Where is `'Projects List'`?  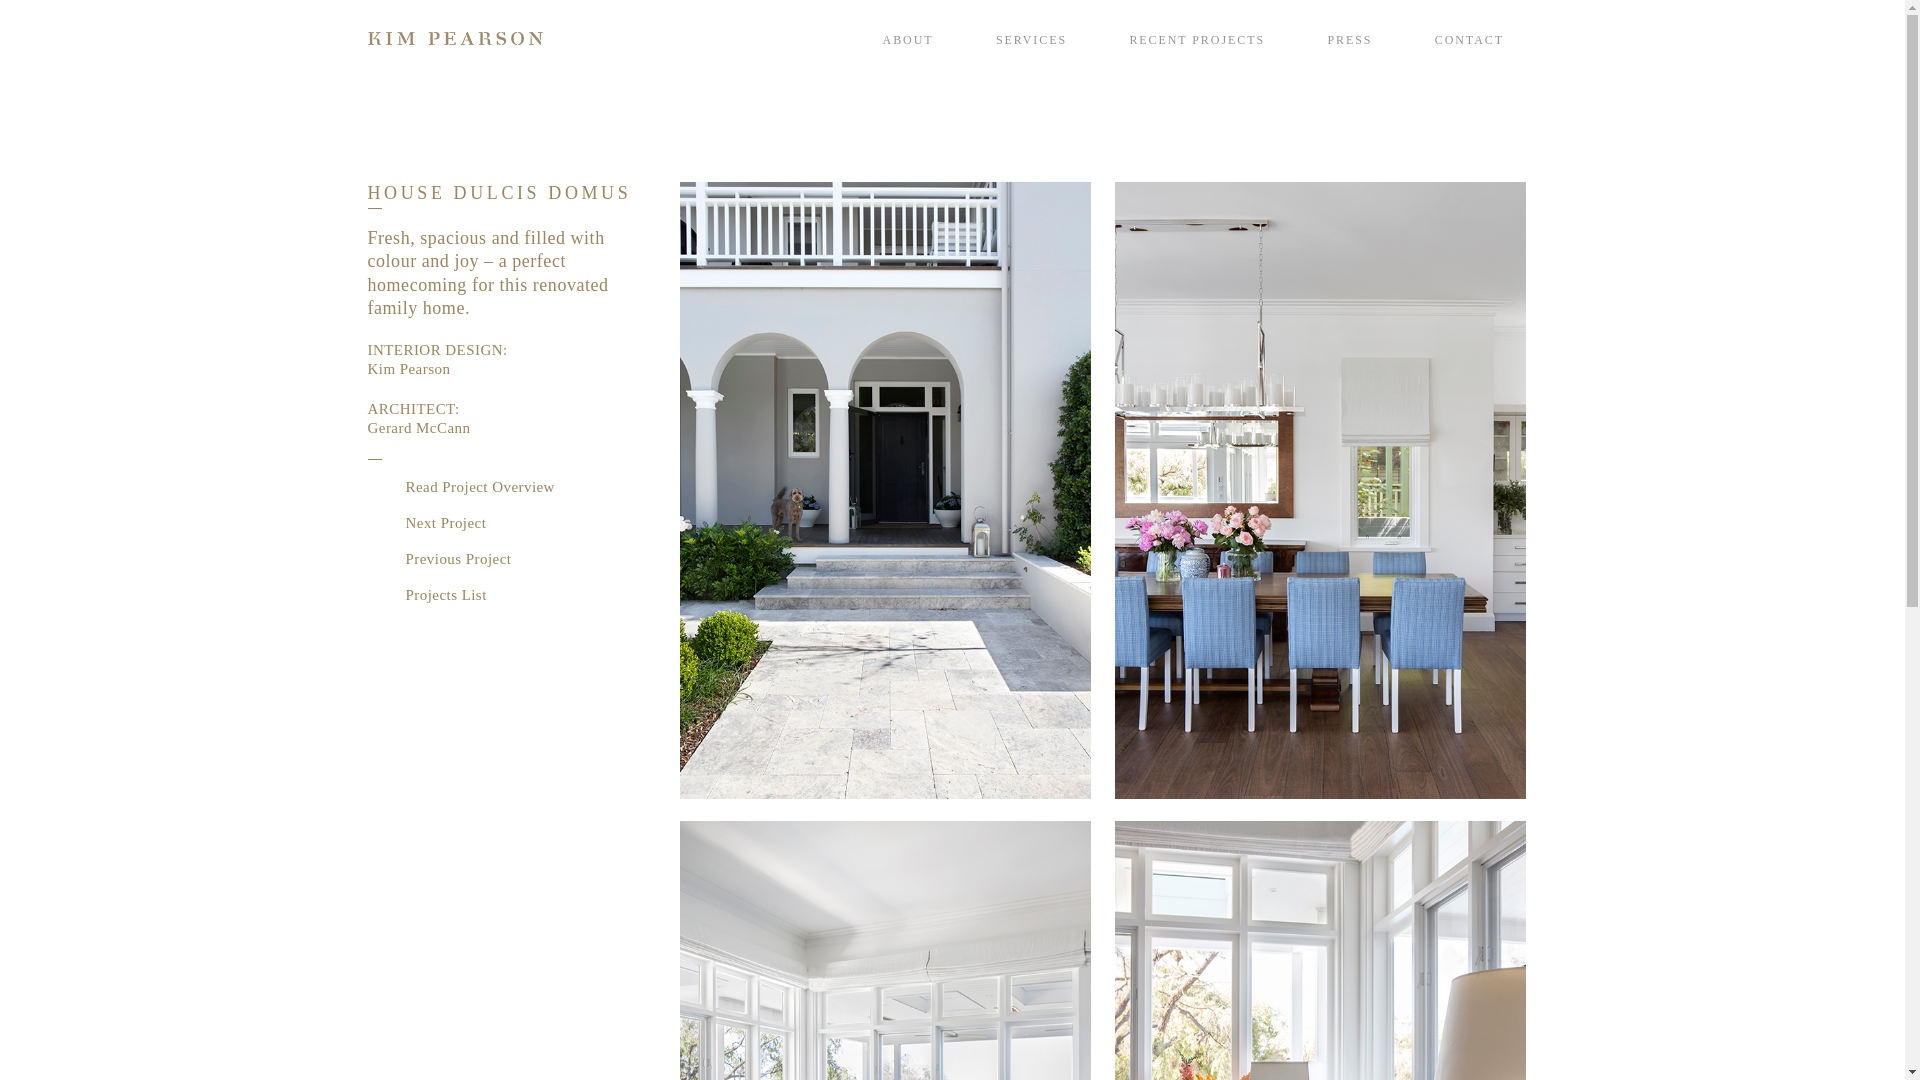
'Projects List' is located at coordinates (426, 593).